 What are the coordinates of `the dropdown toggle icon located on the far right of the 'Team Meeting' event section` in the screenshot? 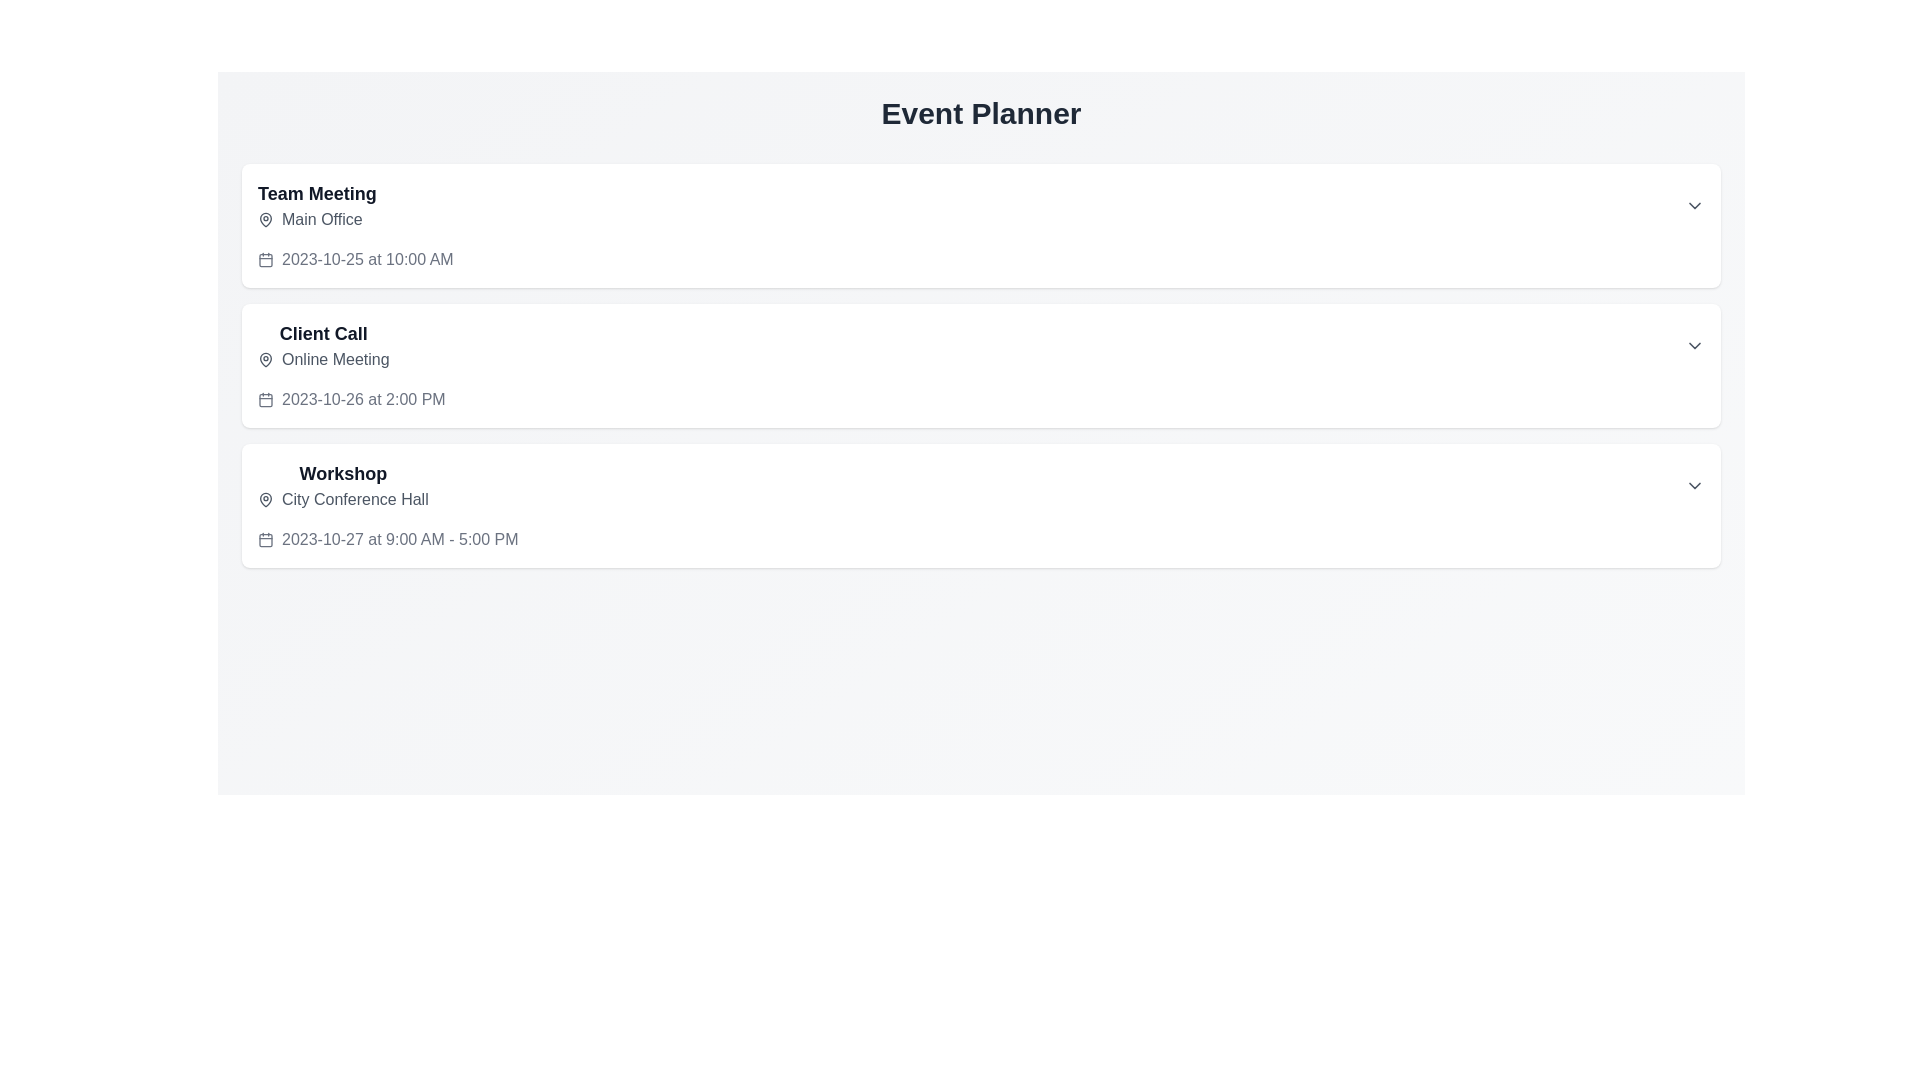 It's located at (1693, 205).